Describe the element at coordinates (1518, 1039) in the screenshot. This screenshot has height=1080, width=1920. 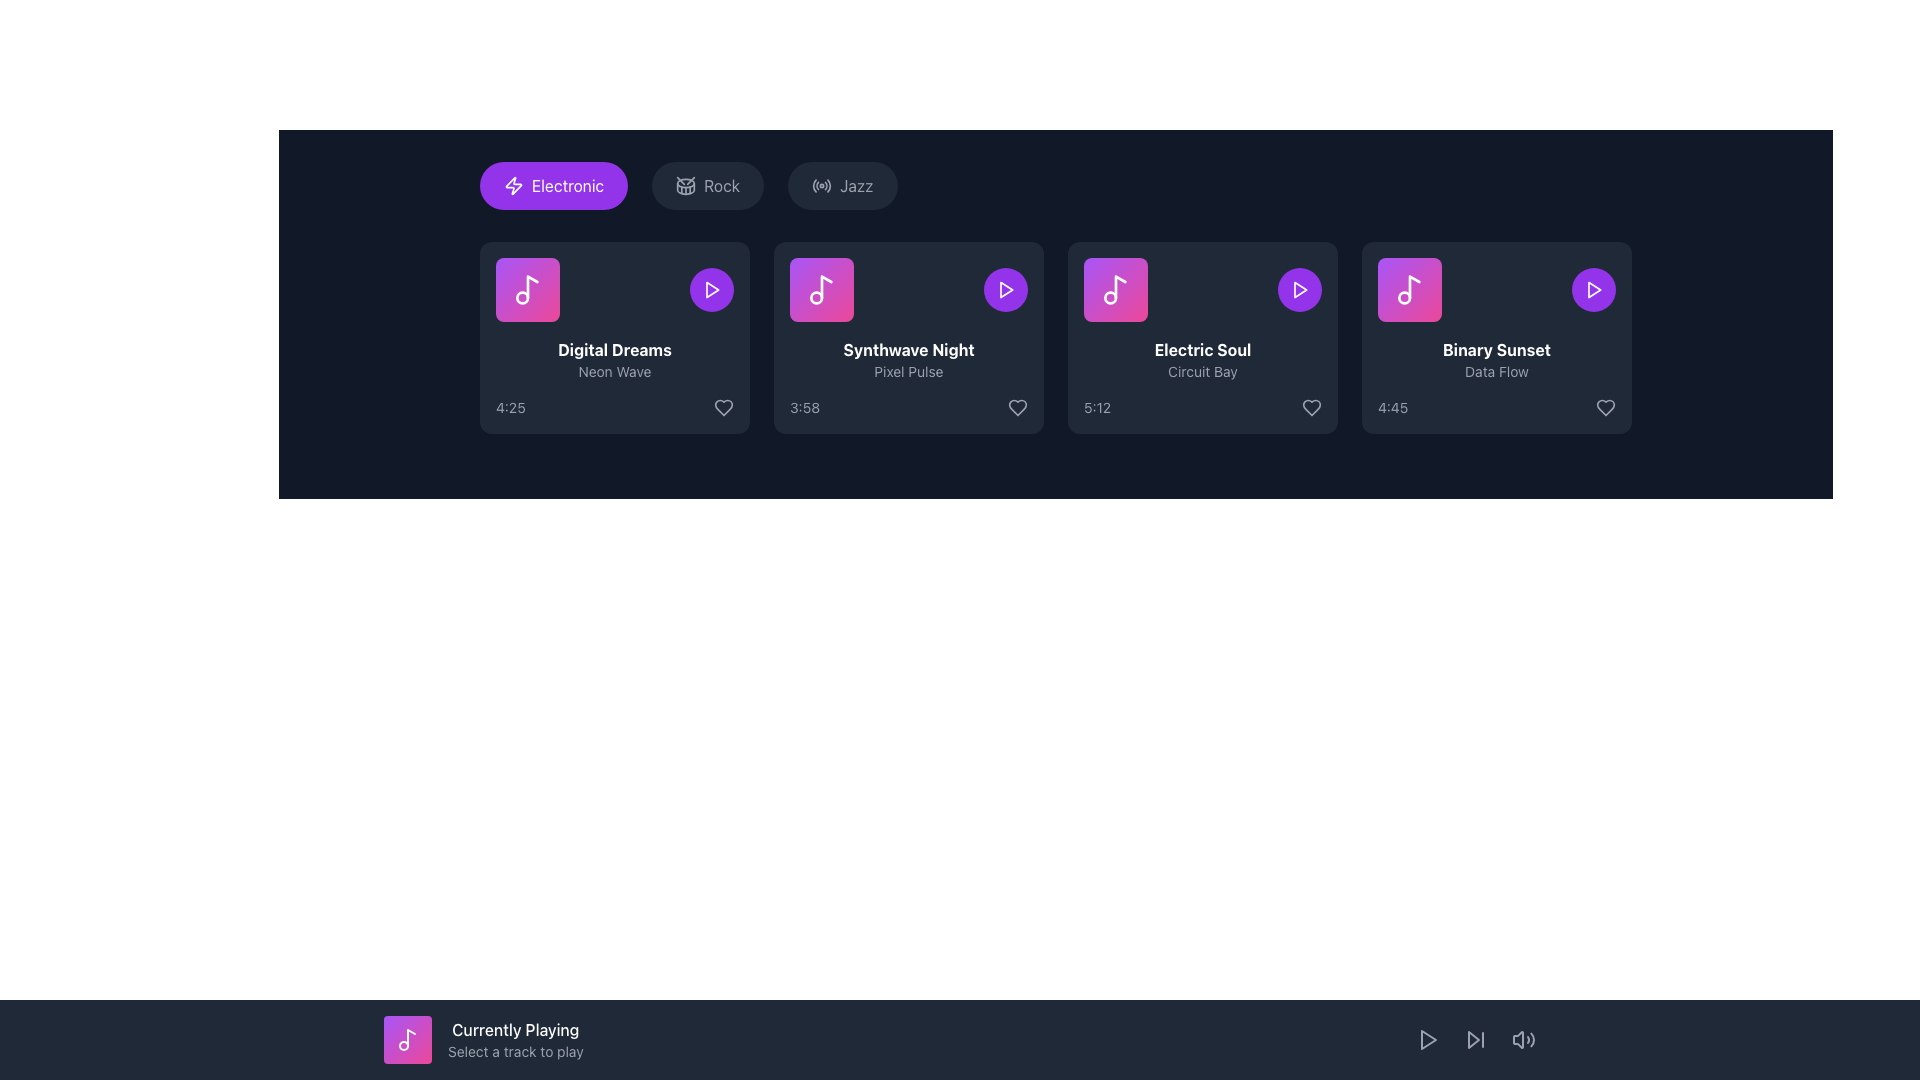
I see `the speaker icon segment, which is a triangular shape representing volume control, located at the bottom-right corner of the interface` at that location.